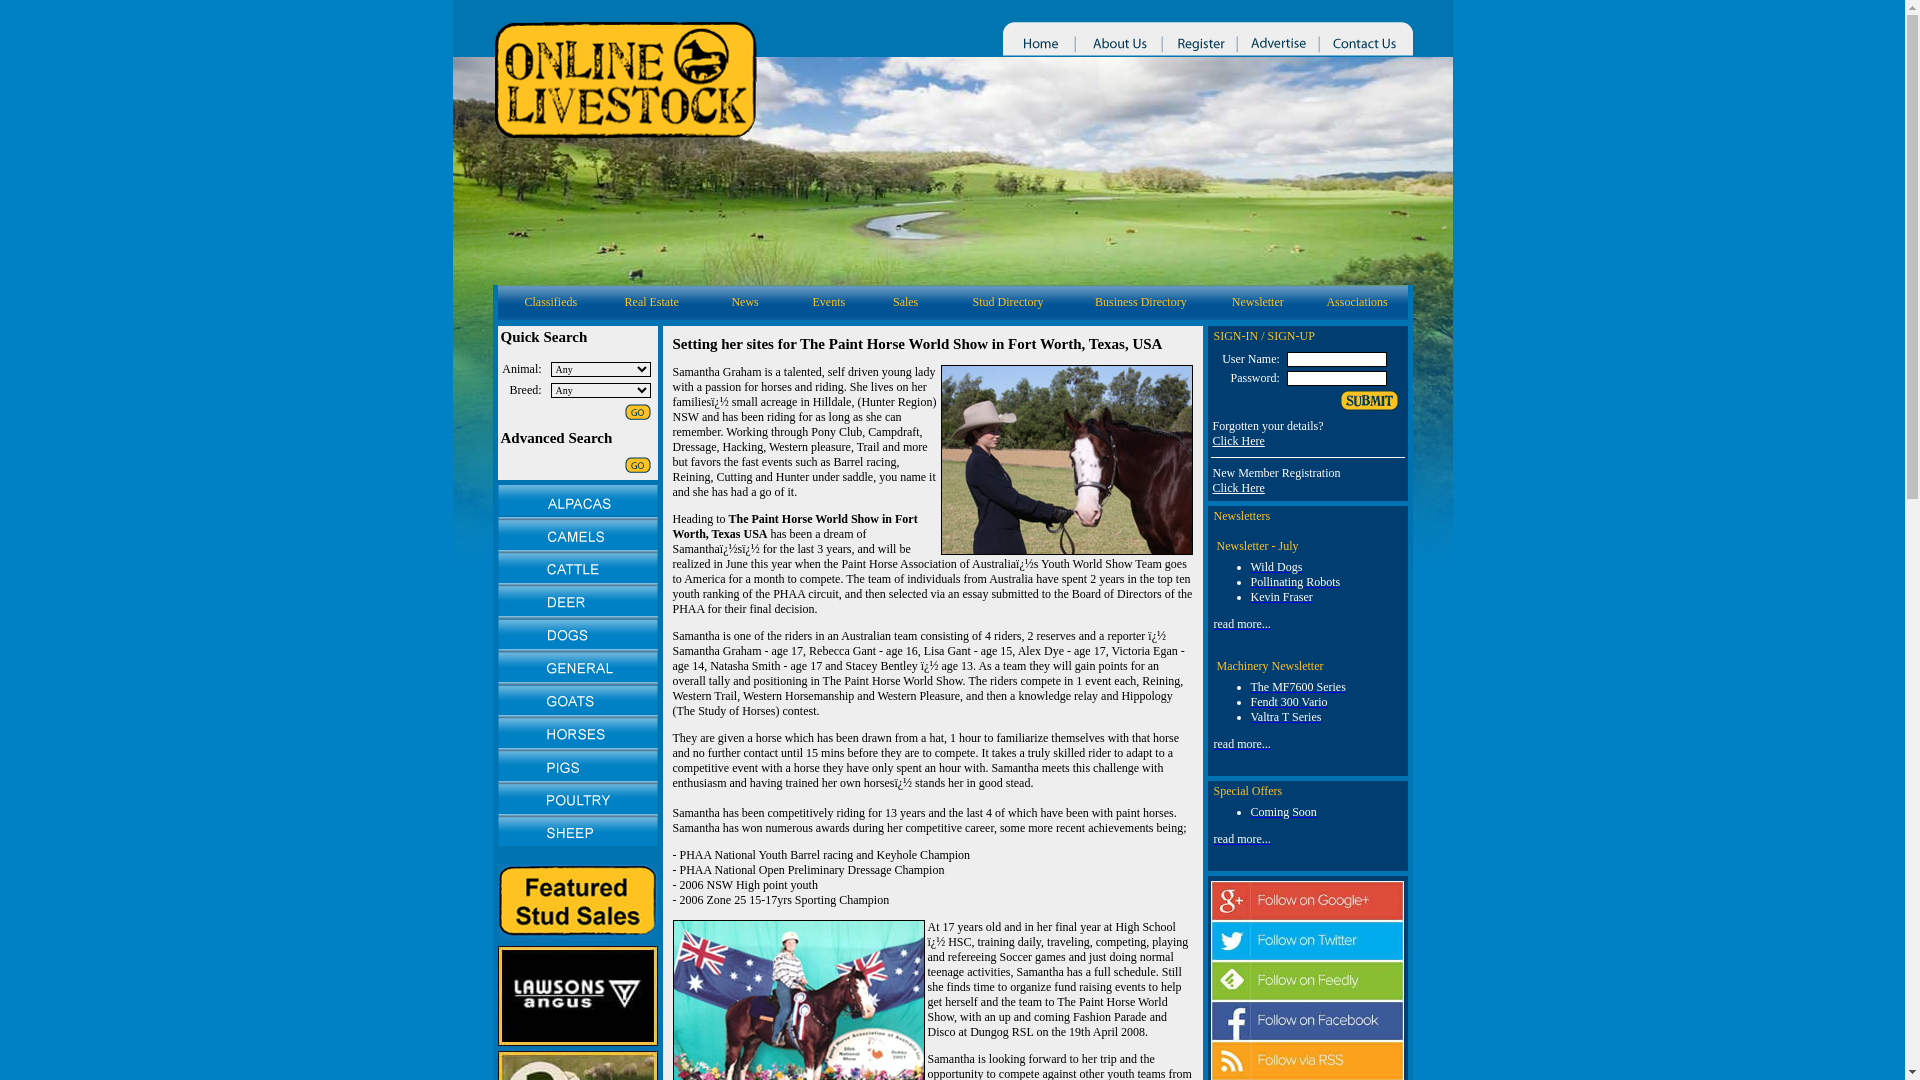 The width and height of the screenshot is (1920, 1080). I want to click on 'Sales', so click(904, 301).